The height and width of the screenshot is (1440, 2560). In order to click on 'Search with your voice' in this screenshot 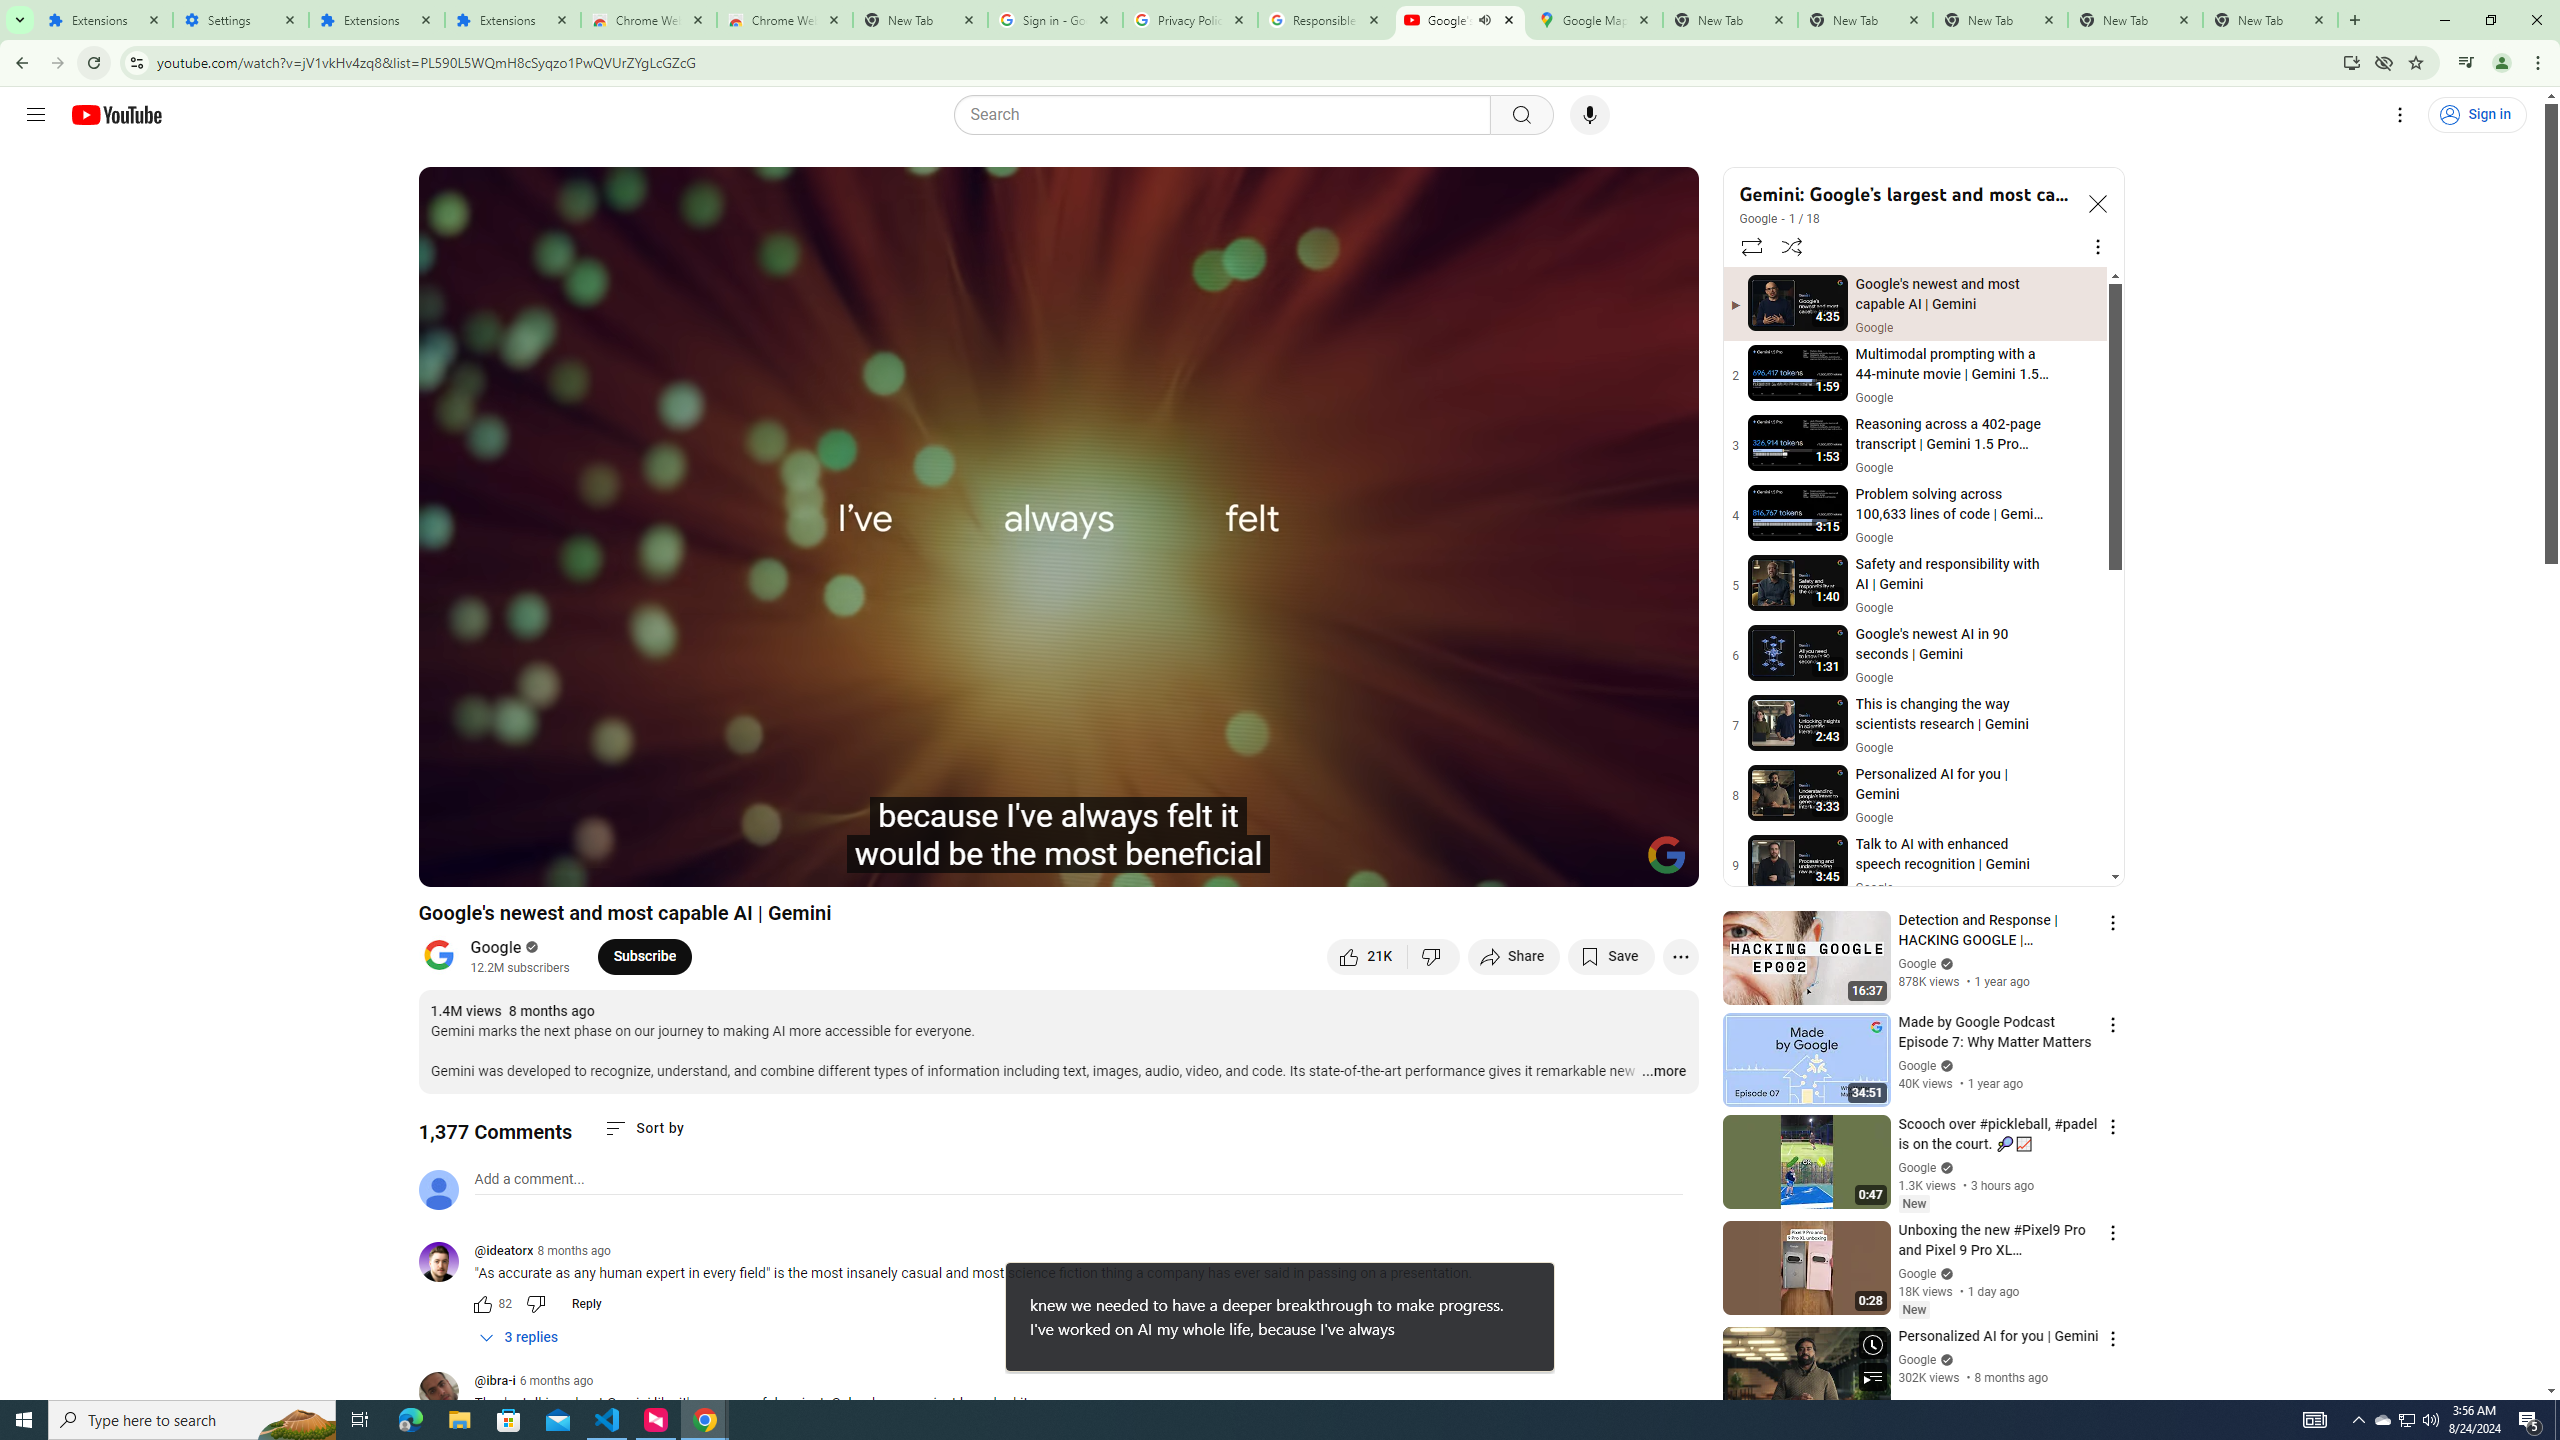, I will do `click(1589, 114)`.